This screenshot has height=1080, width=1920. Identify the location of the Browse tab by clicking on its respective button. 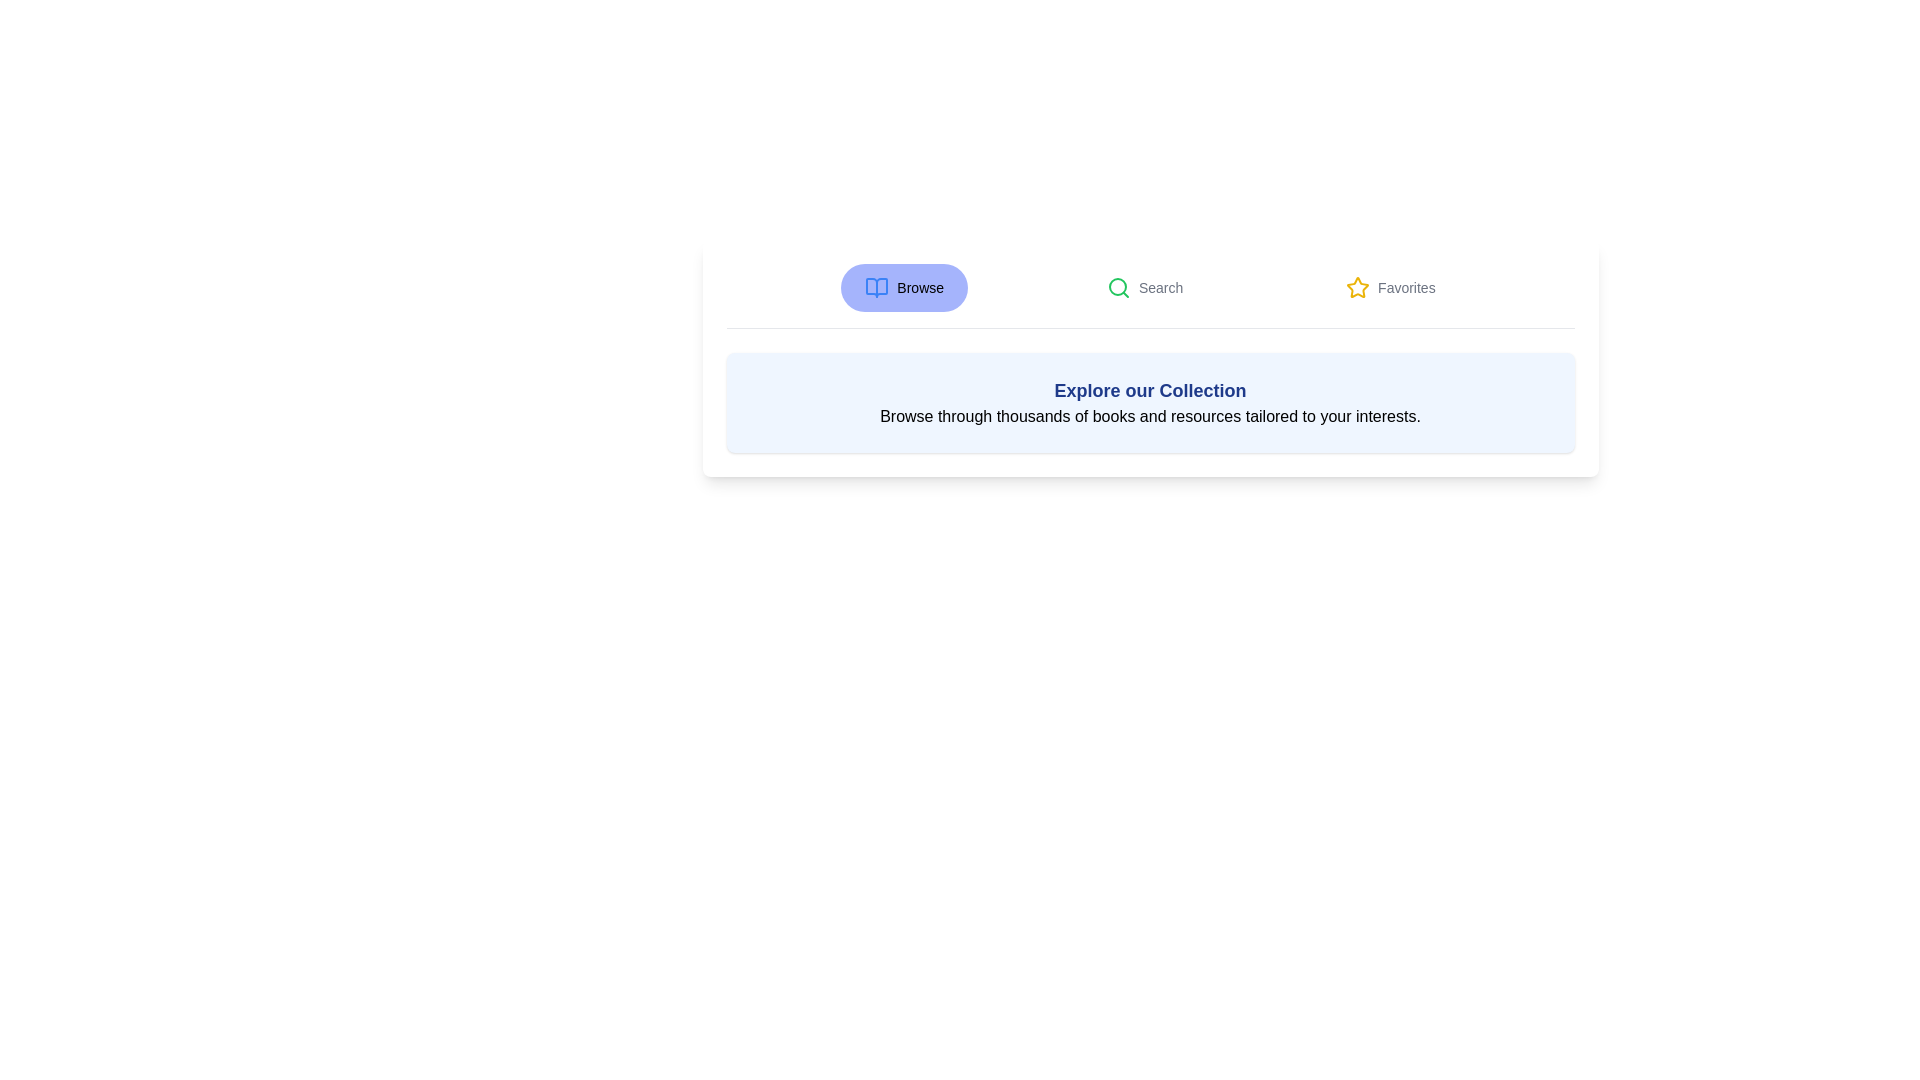
(903, 288).